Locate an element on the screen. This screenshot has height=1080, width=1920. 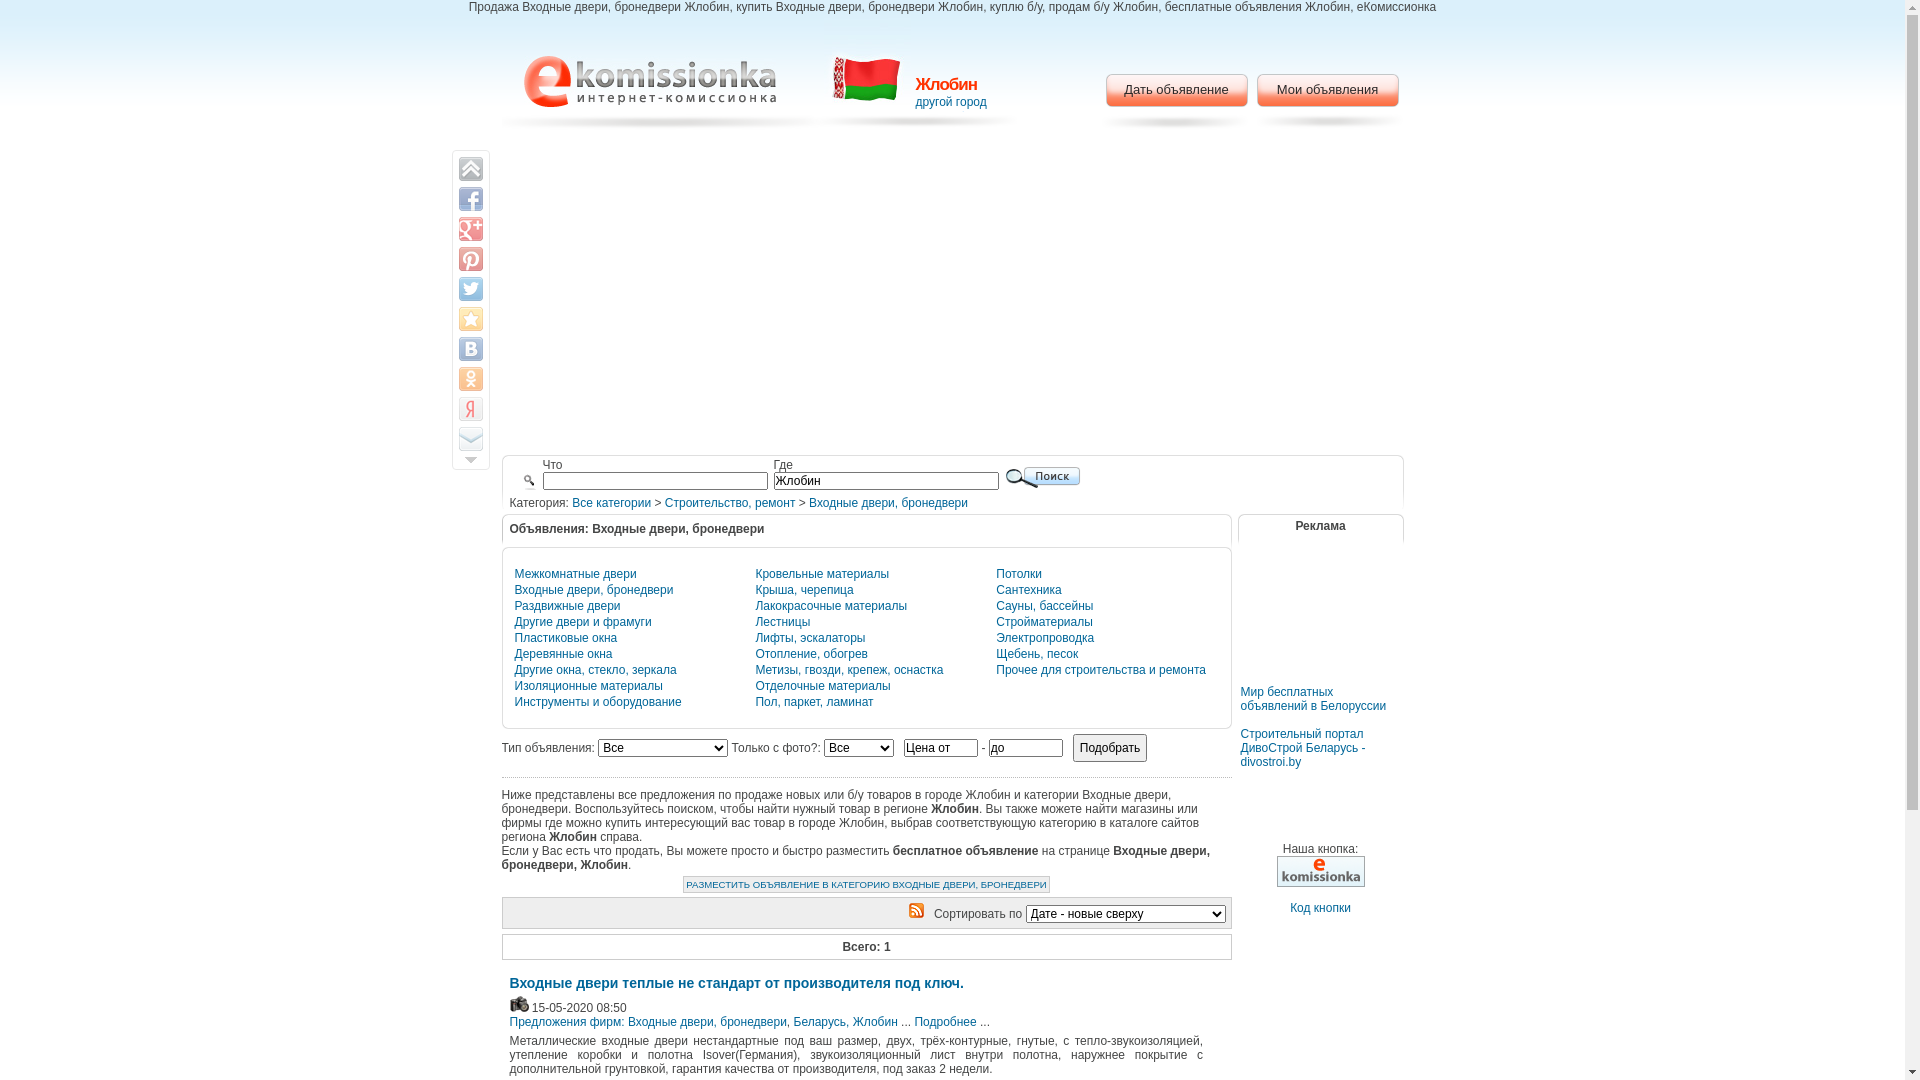
'Back on top' is located at coordinates (456, 168).